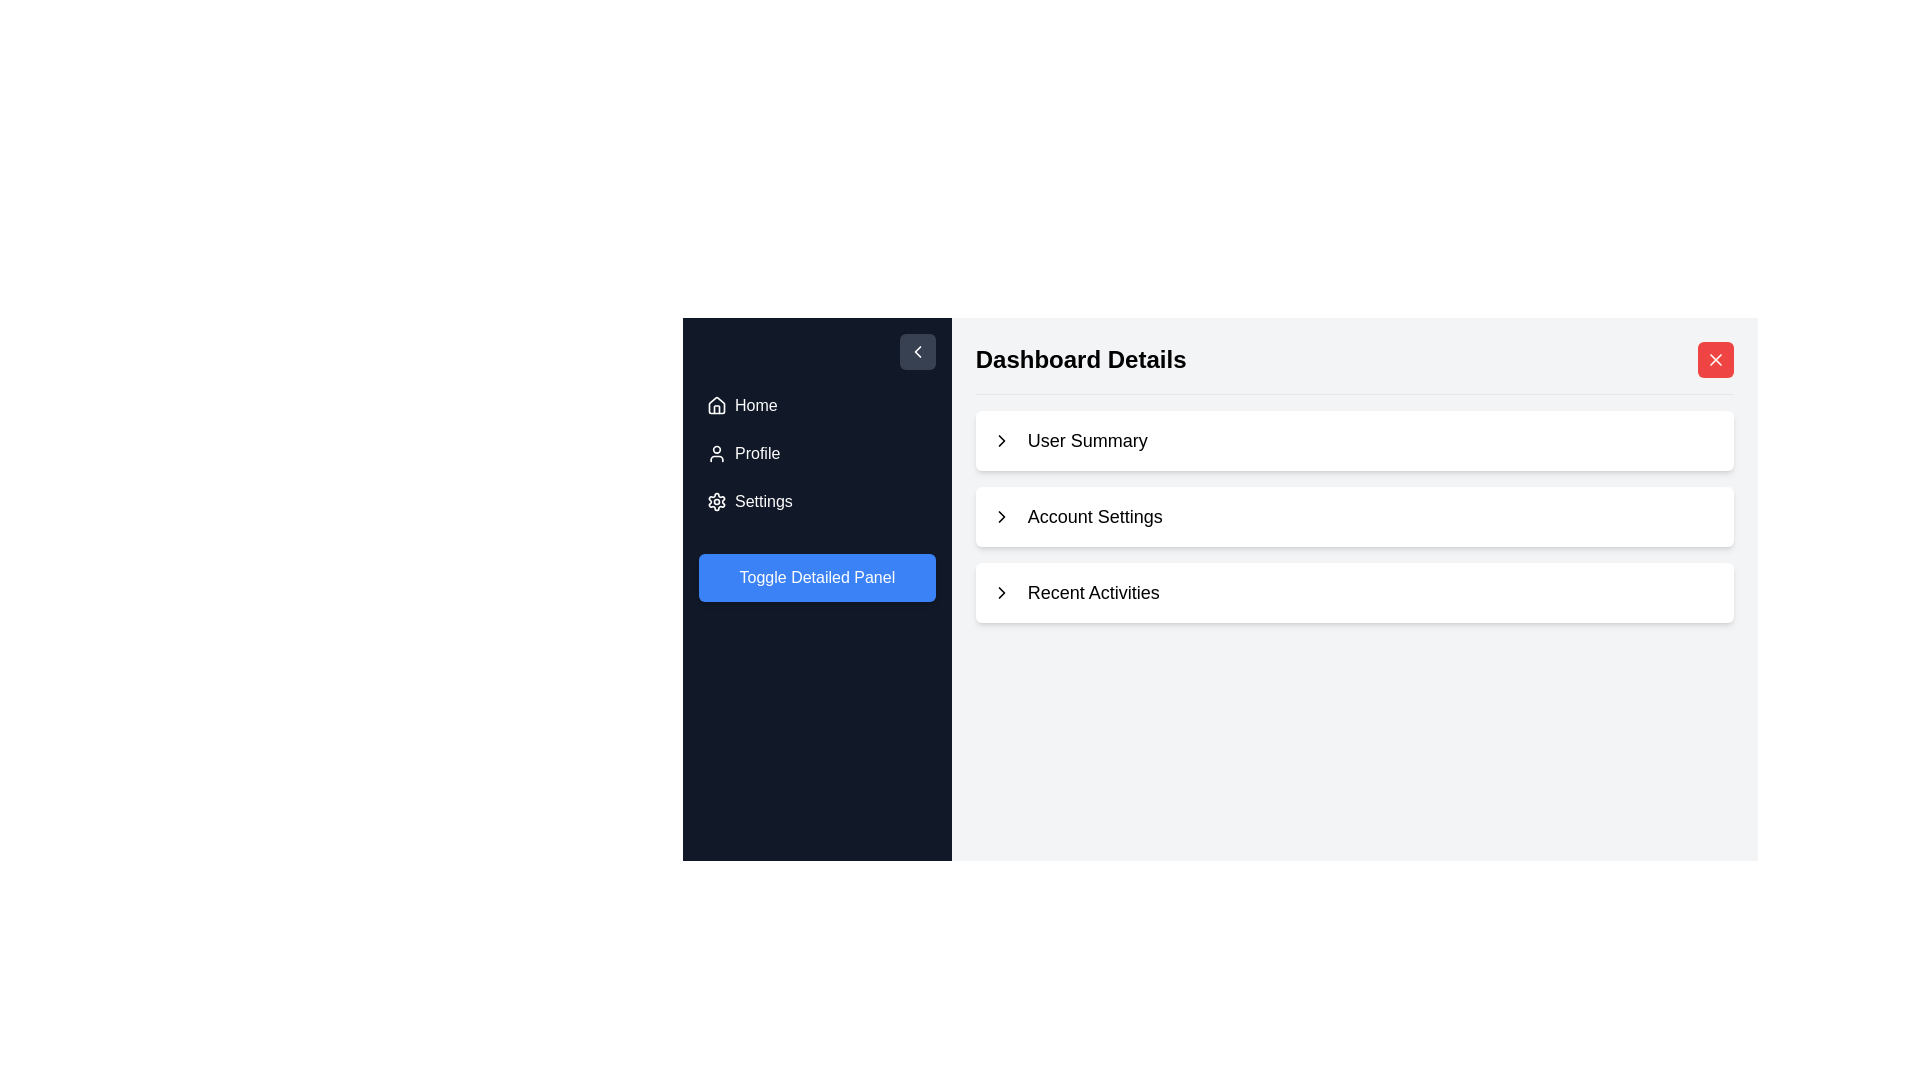 The width and height of the screenshot is (1920, 1080). I want to click on the title bar located at the top center of the interface, which includes a close button for dismissing the section, so click(1354, 368).